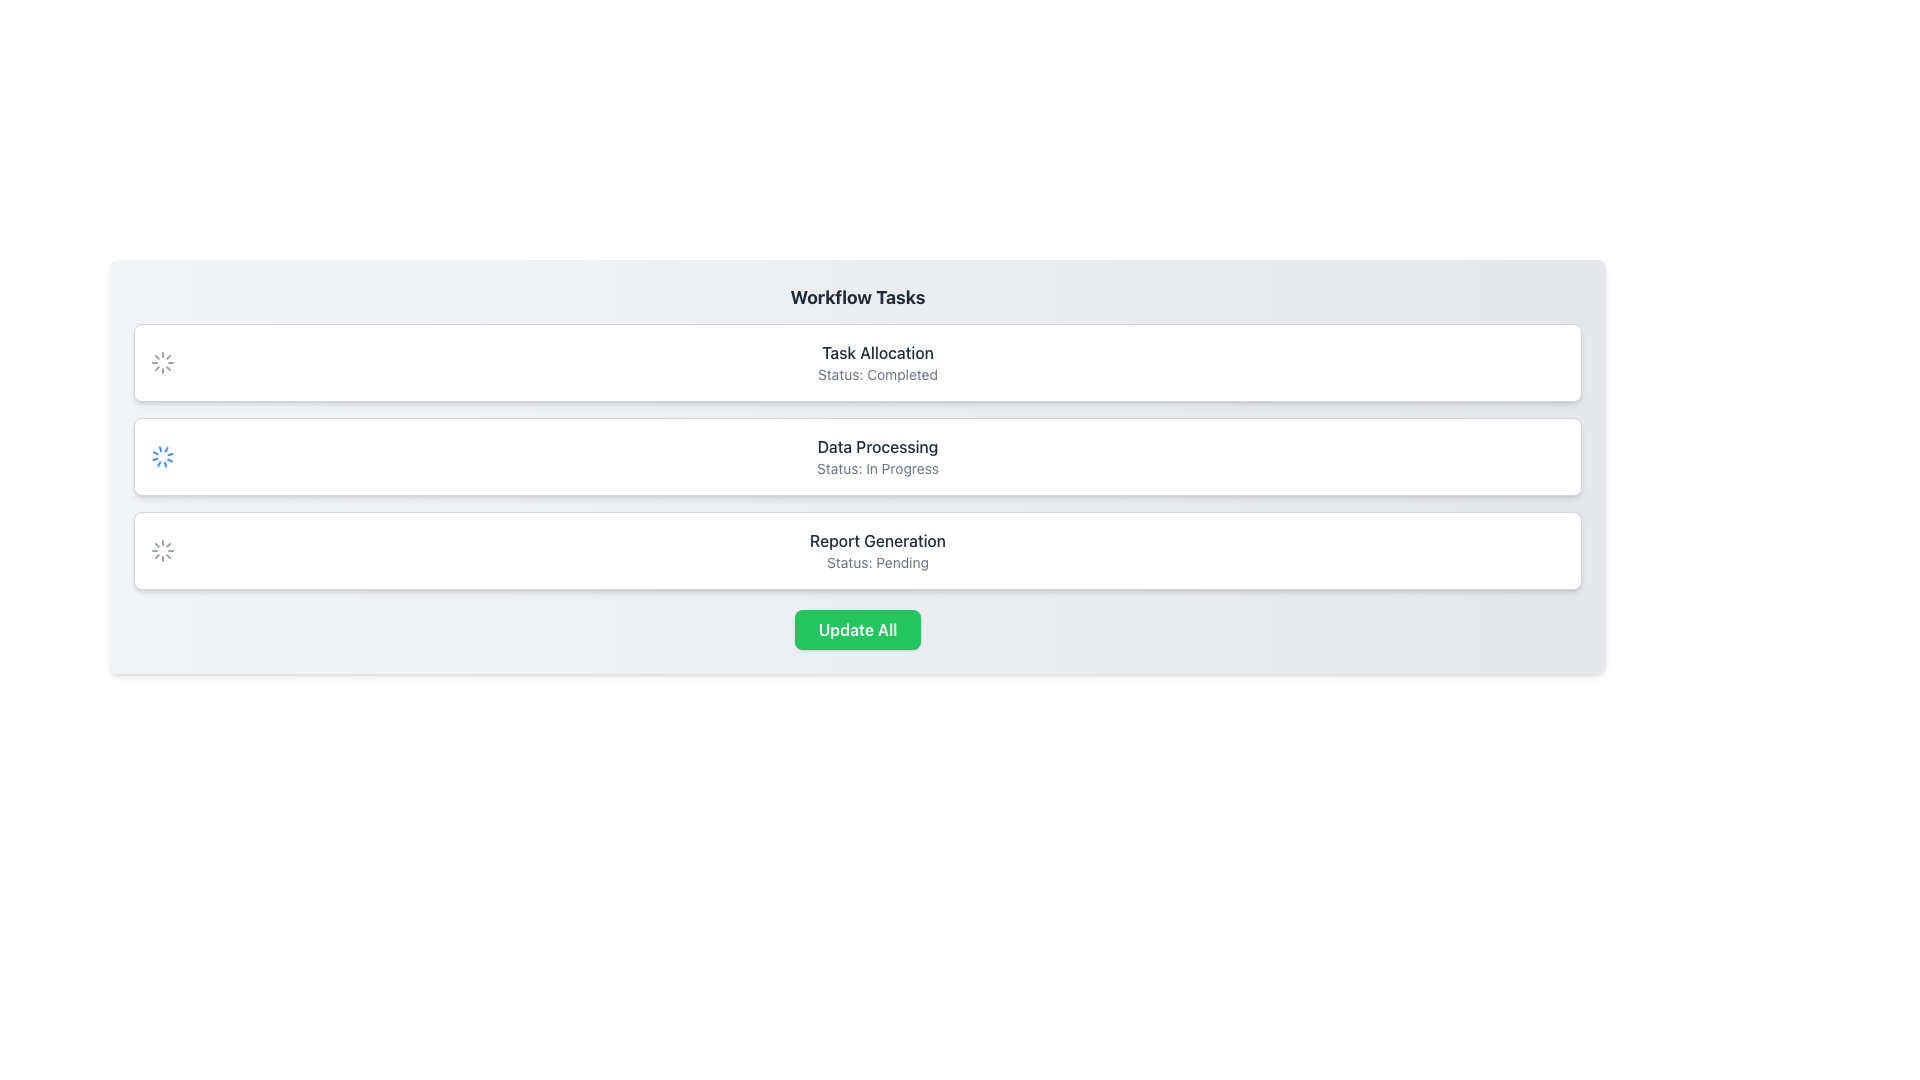 This screenshot has width=1920, height=1080. Describe the element at coordinates (878, 469) in the screenshot. I see `text label that displays 'Status: In Progress', which is styled in a smaller font size and light gray color, located directly below the main heading` at that location.